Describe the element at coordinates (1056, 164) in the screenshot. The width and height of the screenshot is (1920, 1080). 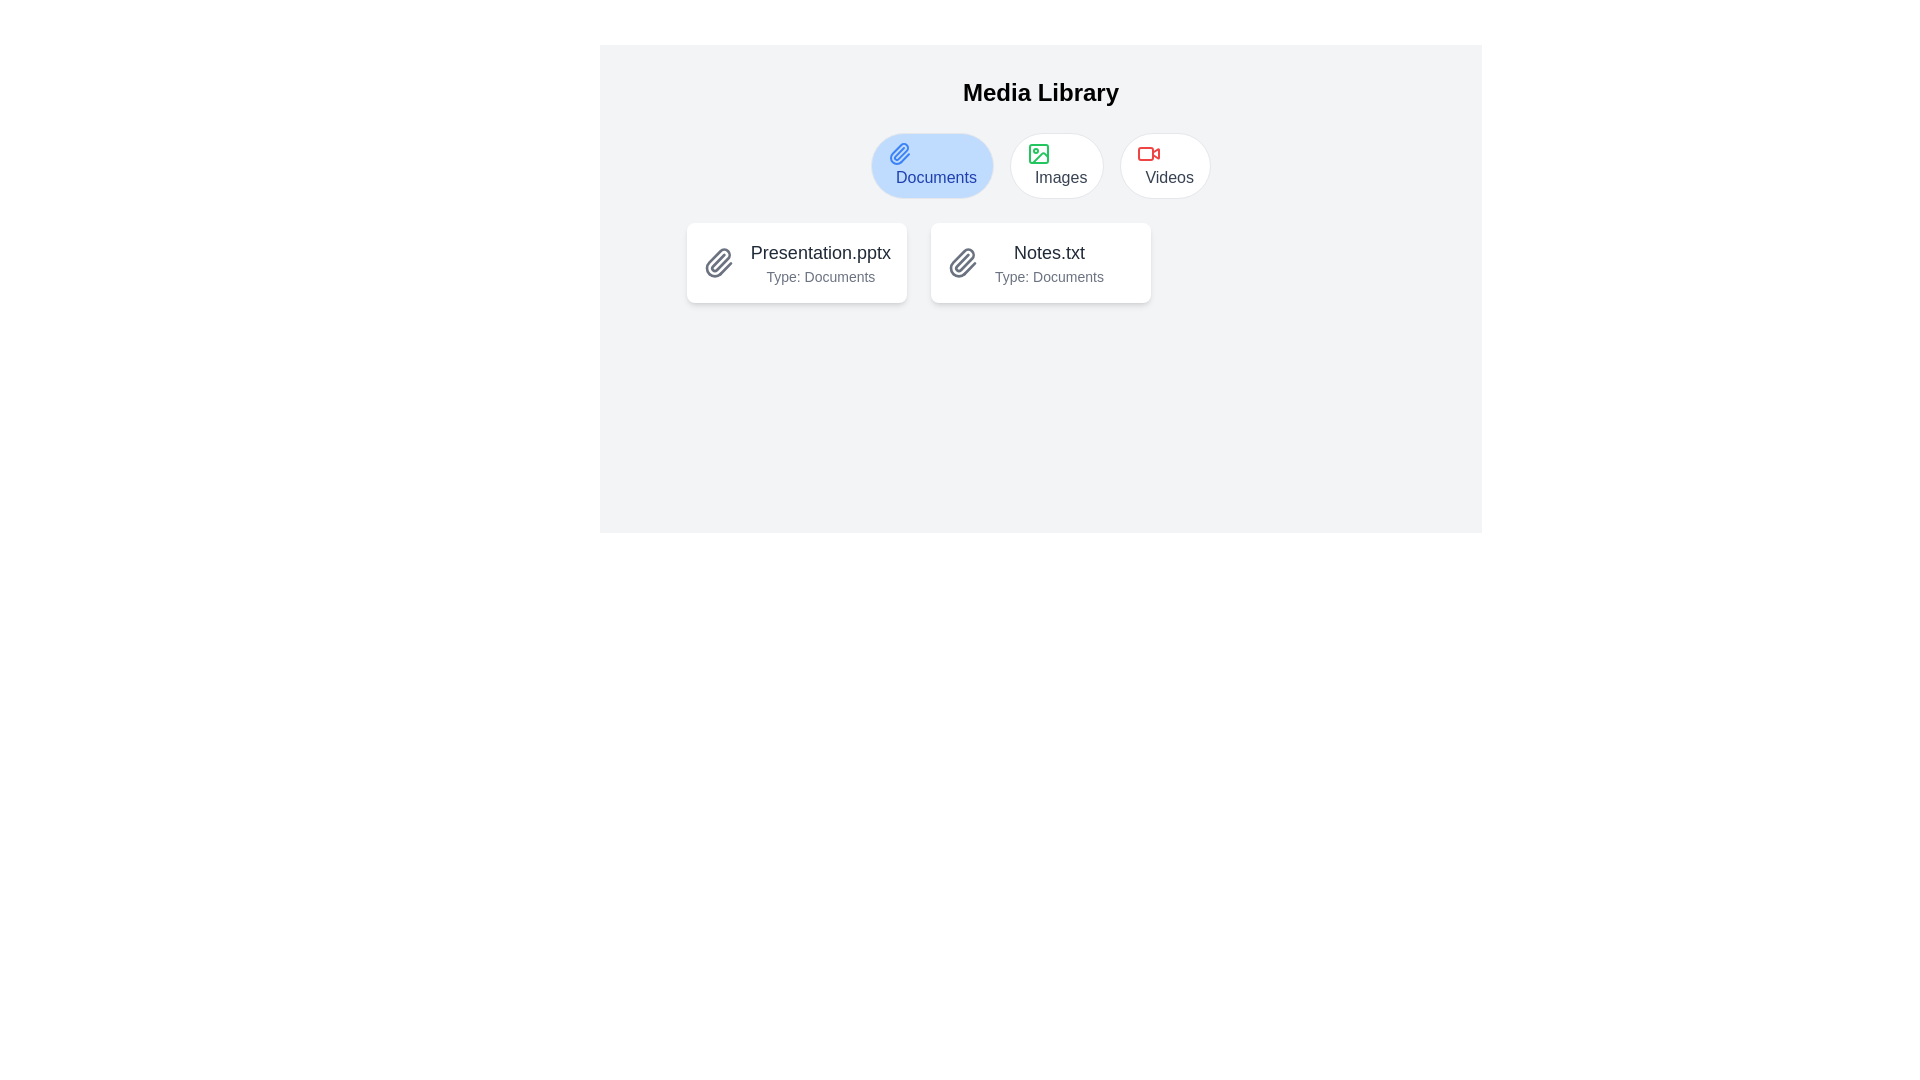
I see `the button labeled 'Images' which has a white background and gray text` at that location.